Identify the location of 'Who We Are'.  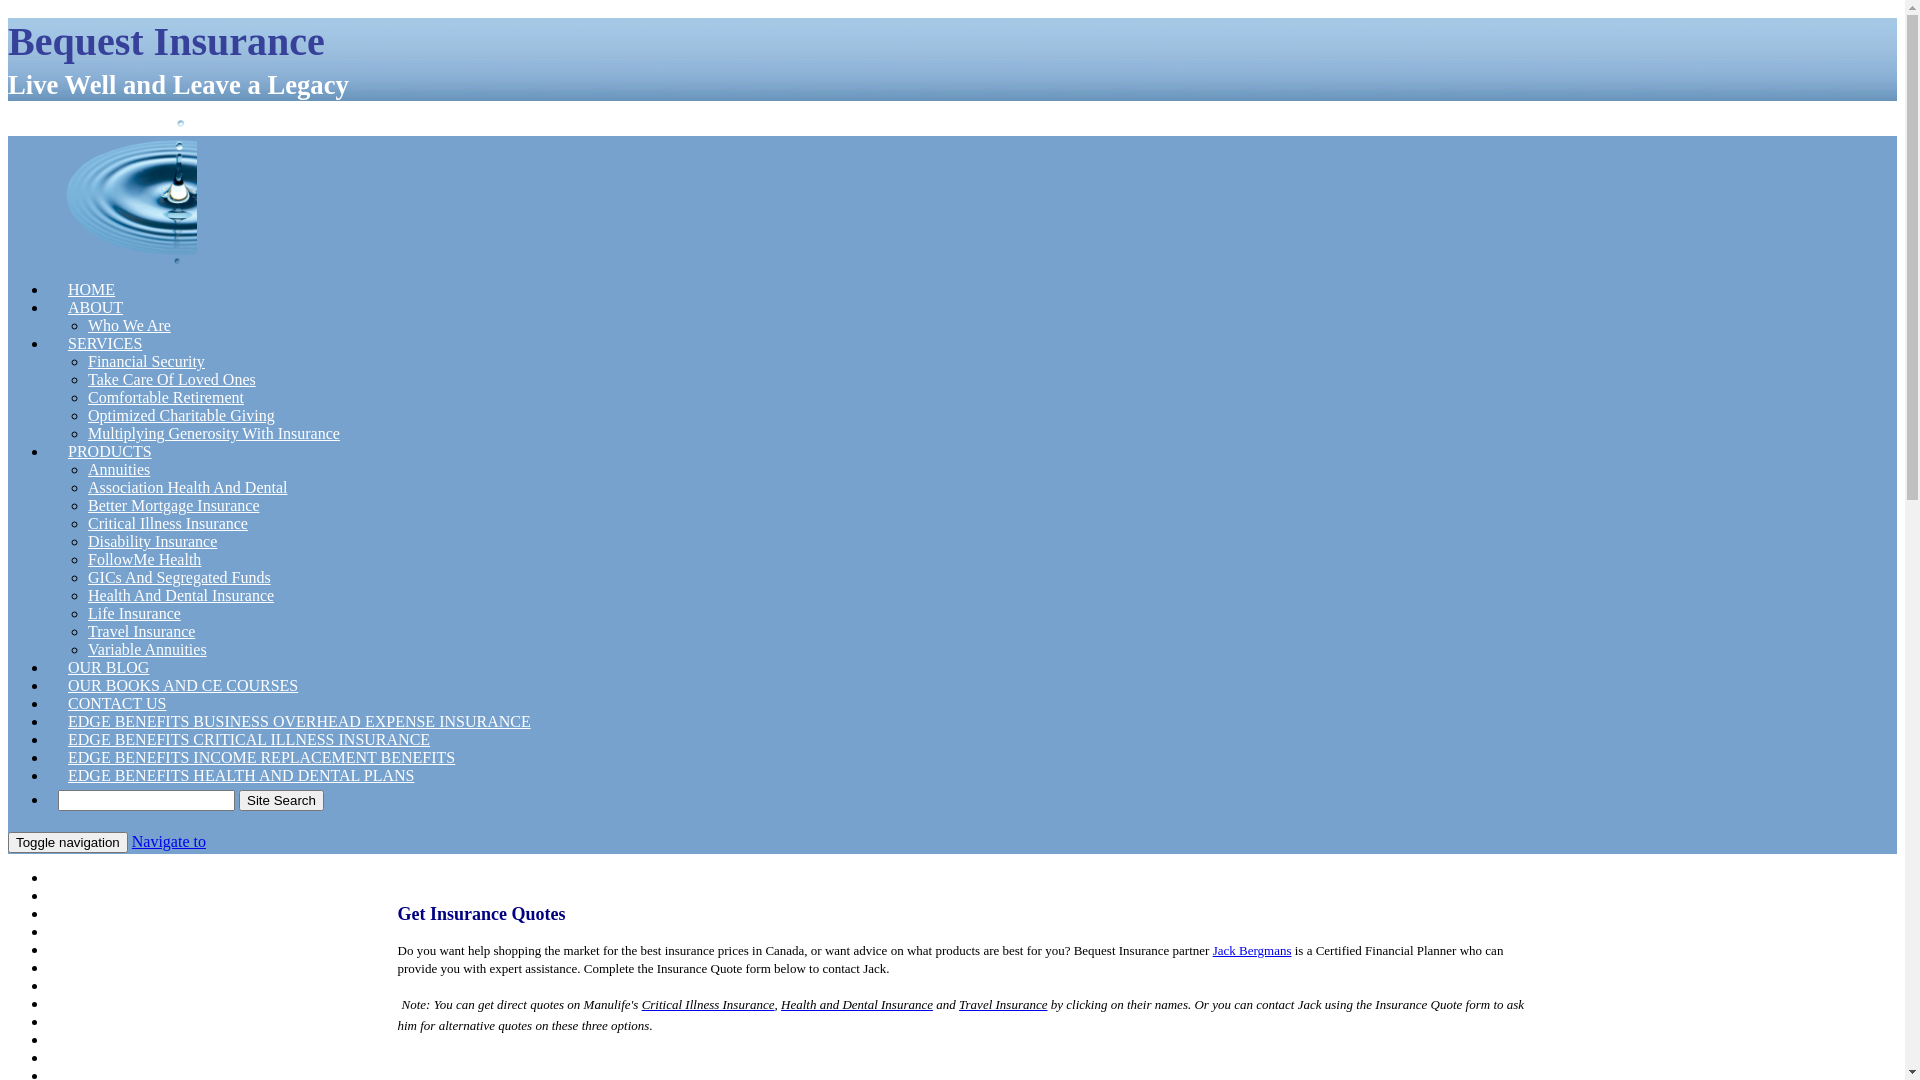
(86, 324).